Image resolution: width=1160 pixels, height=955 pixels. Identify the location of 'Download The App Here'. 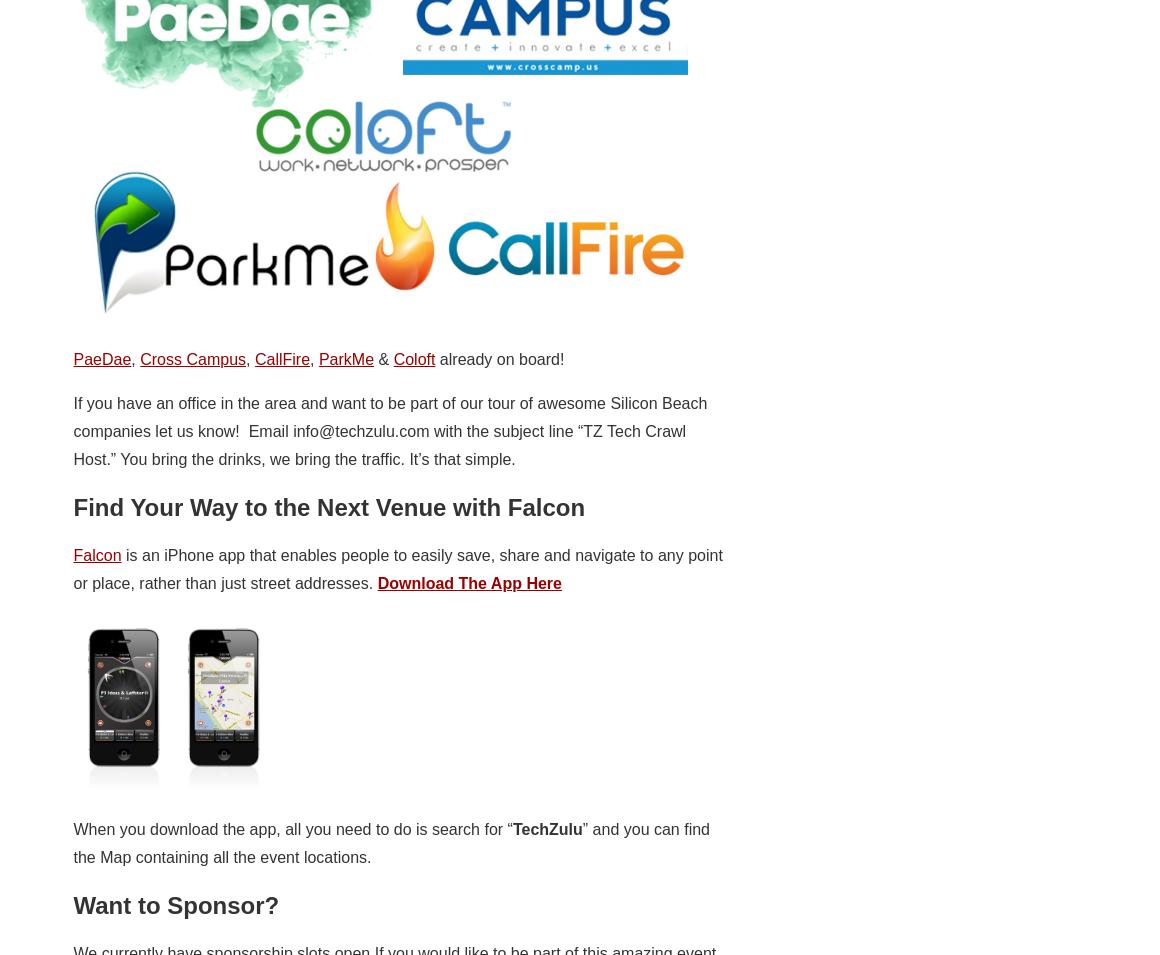
(468, 582).